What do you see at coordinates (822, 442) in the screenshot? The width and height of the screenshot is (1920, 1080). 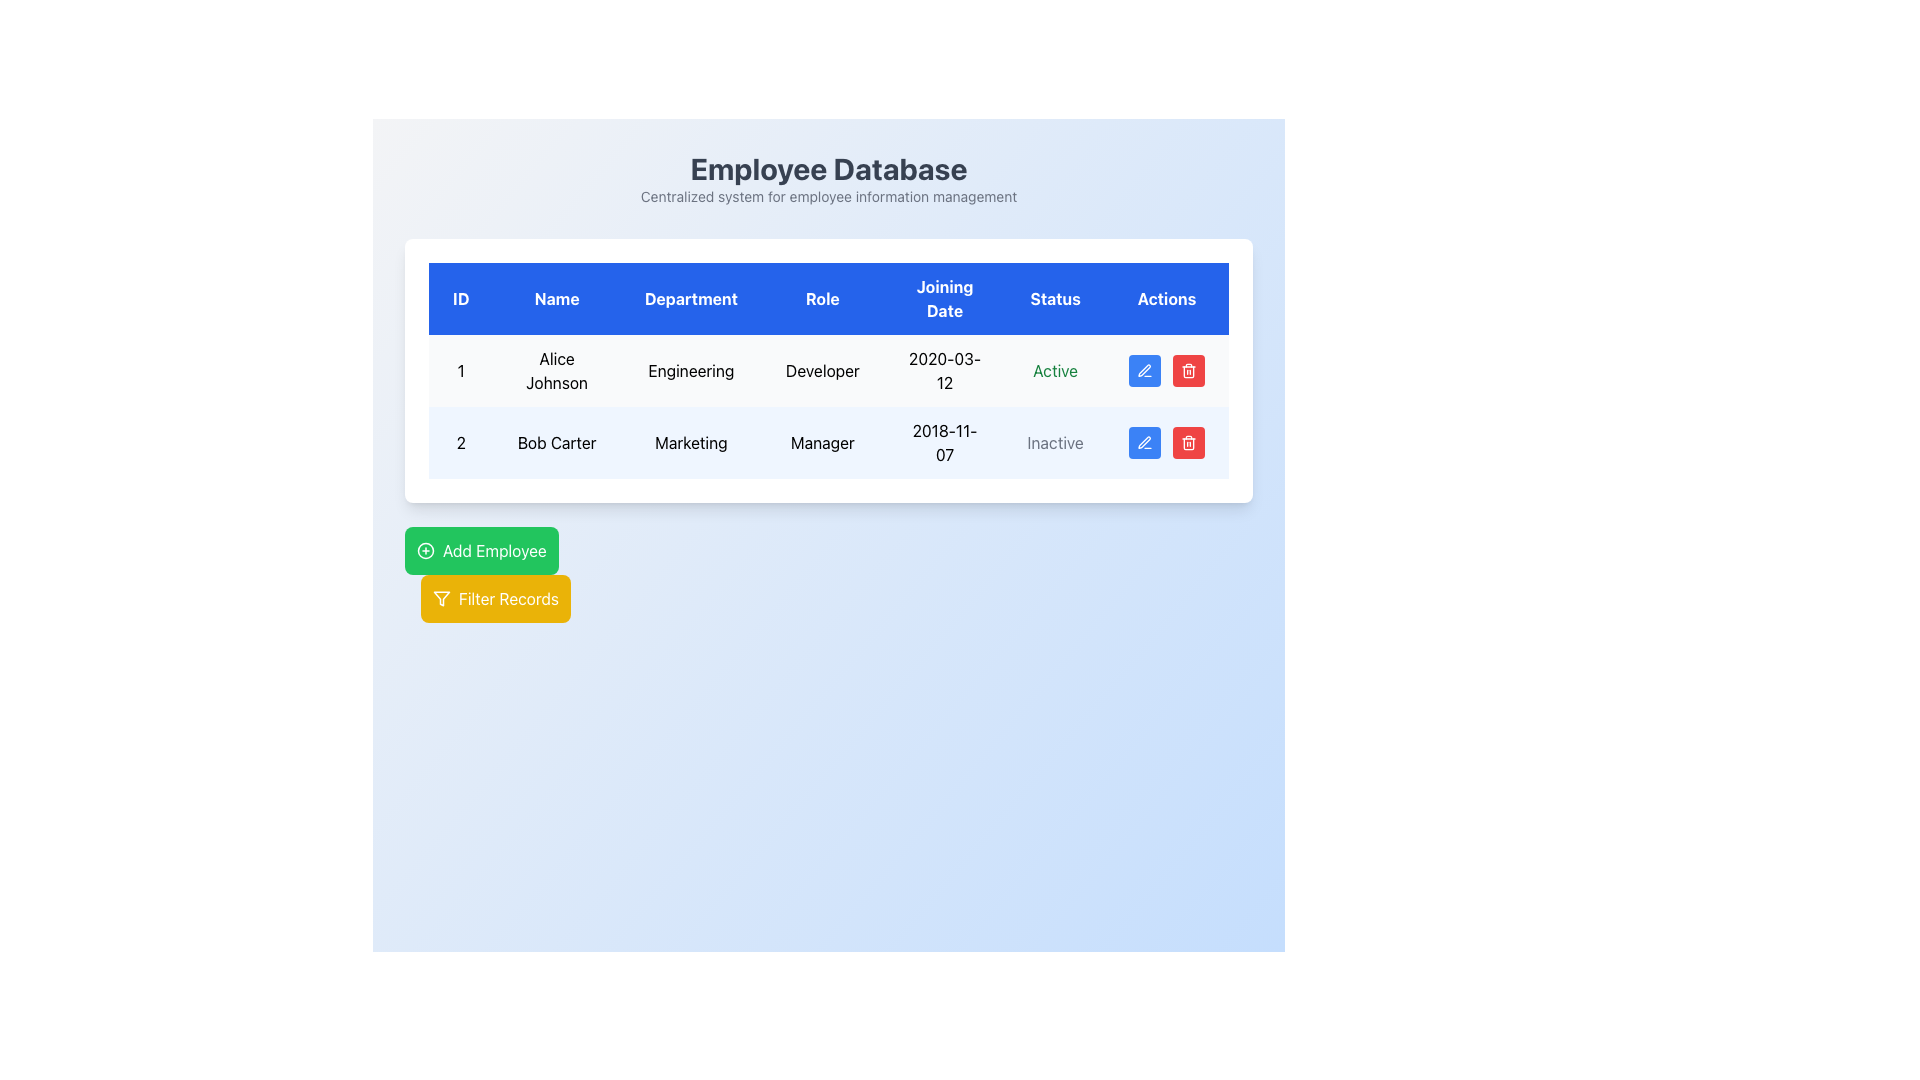 I see `the text element displaying 'Manager' in black sans-serif font, which is part of the row for employee 'Bob Carter' in the table under the header 'Role.'` at bounding box center [822, 442].